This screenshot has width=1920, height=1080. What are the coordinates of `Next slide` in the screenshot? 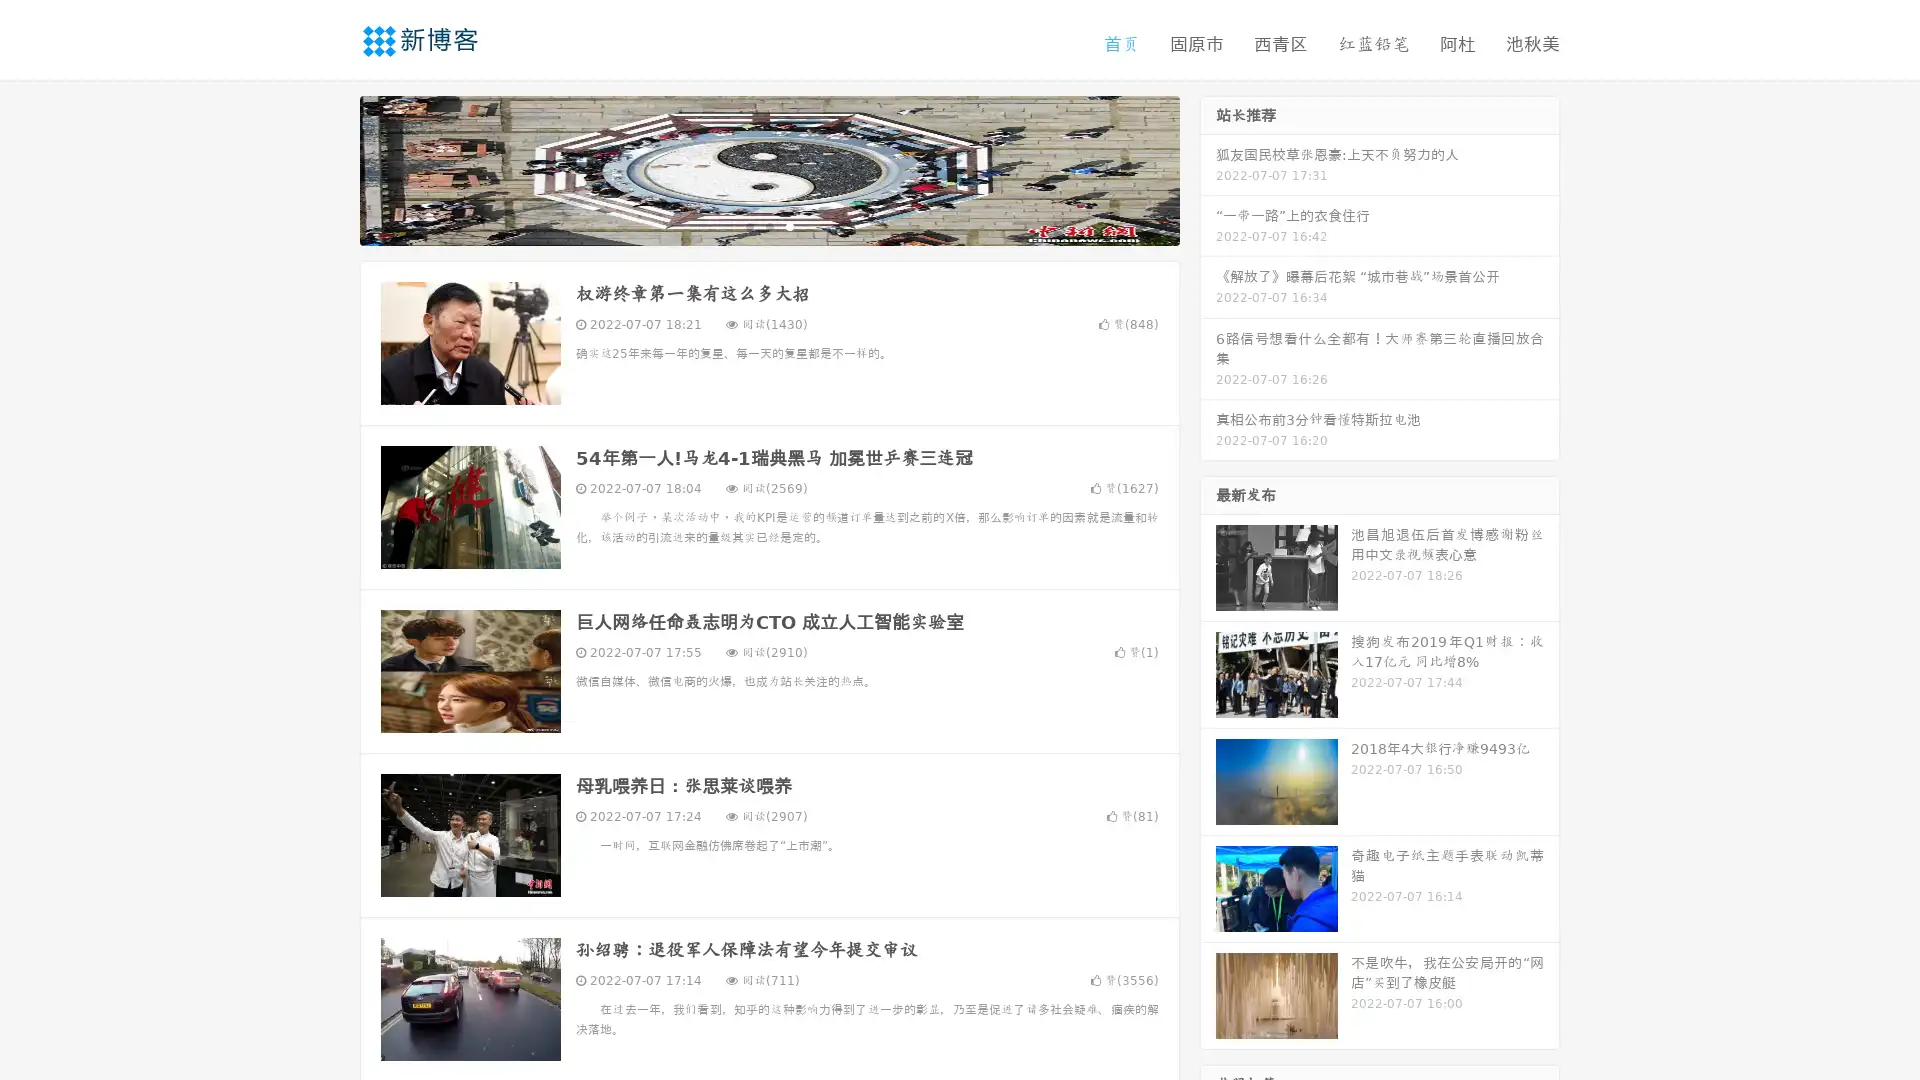 It's located at (1208, 168).